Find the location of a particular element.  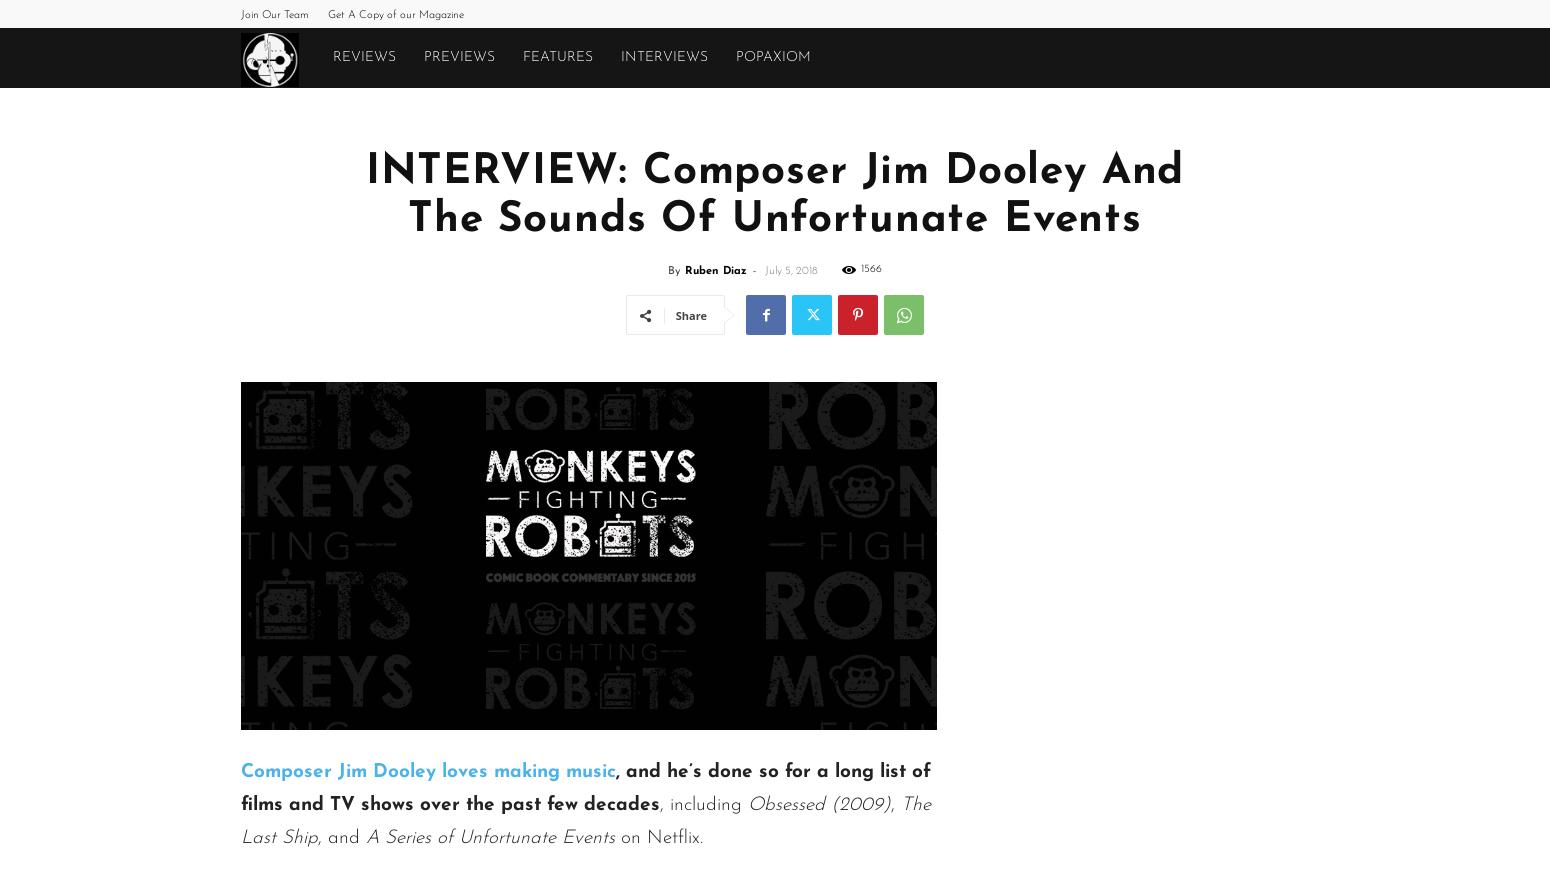

'The Last Ship' is located at coordinates (586, 821).